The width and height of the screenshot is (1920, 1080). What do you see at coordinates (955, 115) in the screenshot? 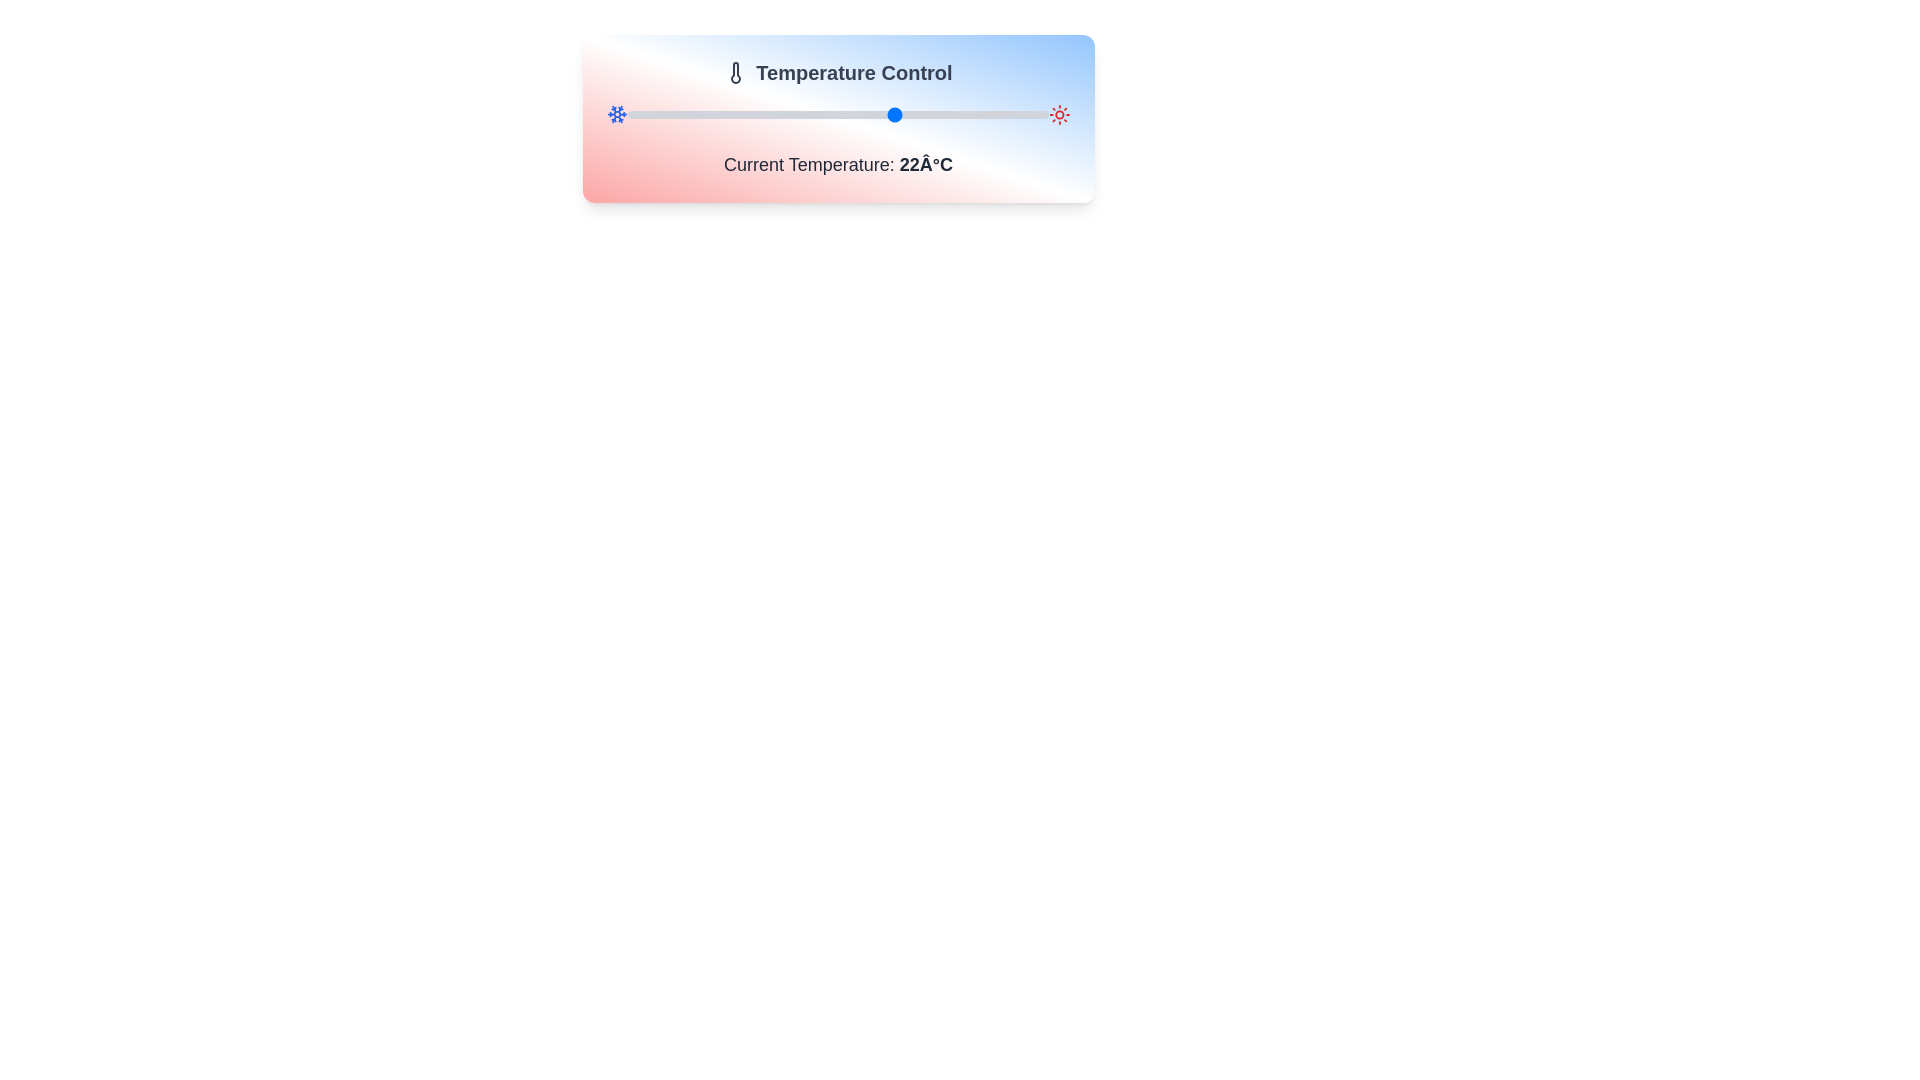
I see `the temperature` at bounding box center [955, 115].